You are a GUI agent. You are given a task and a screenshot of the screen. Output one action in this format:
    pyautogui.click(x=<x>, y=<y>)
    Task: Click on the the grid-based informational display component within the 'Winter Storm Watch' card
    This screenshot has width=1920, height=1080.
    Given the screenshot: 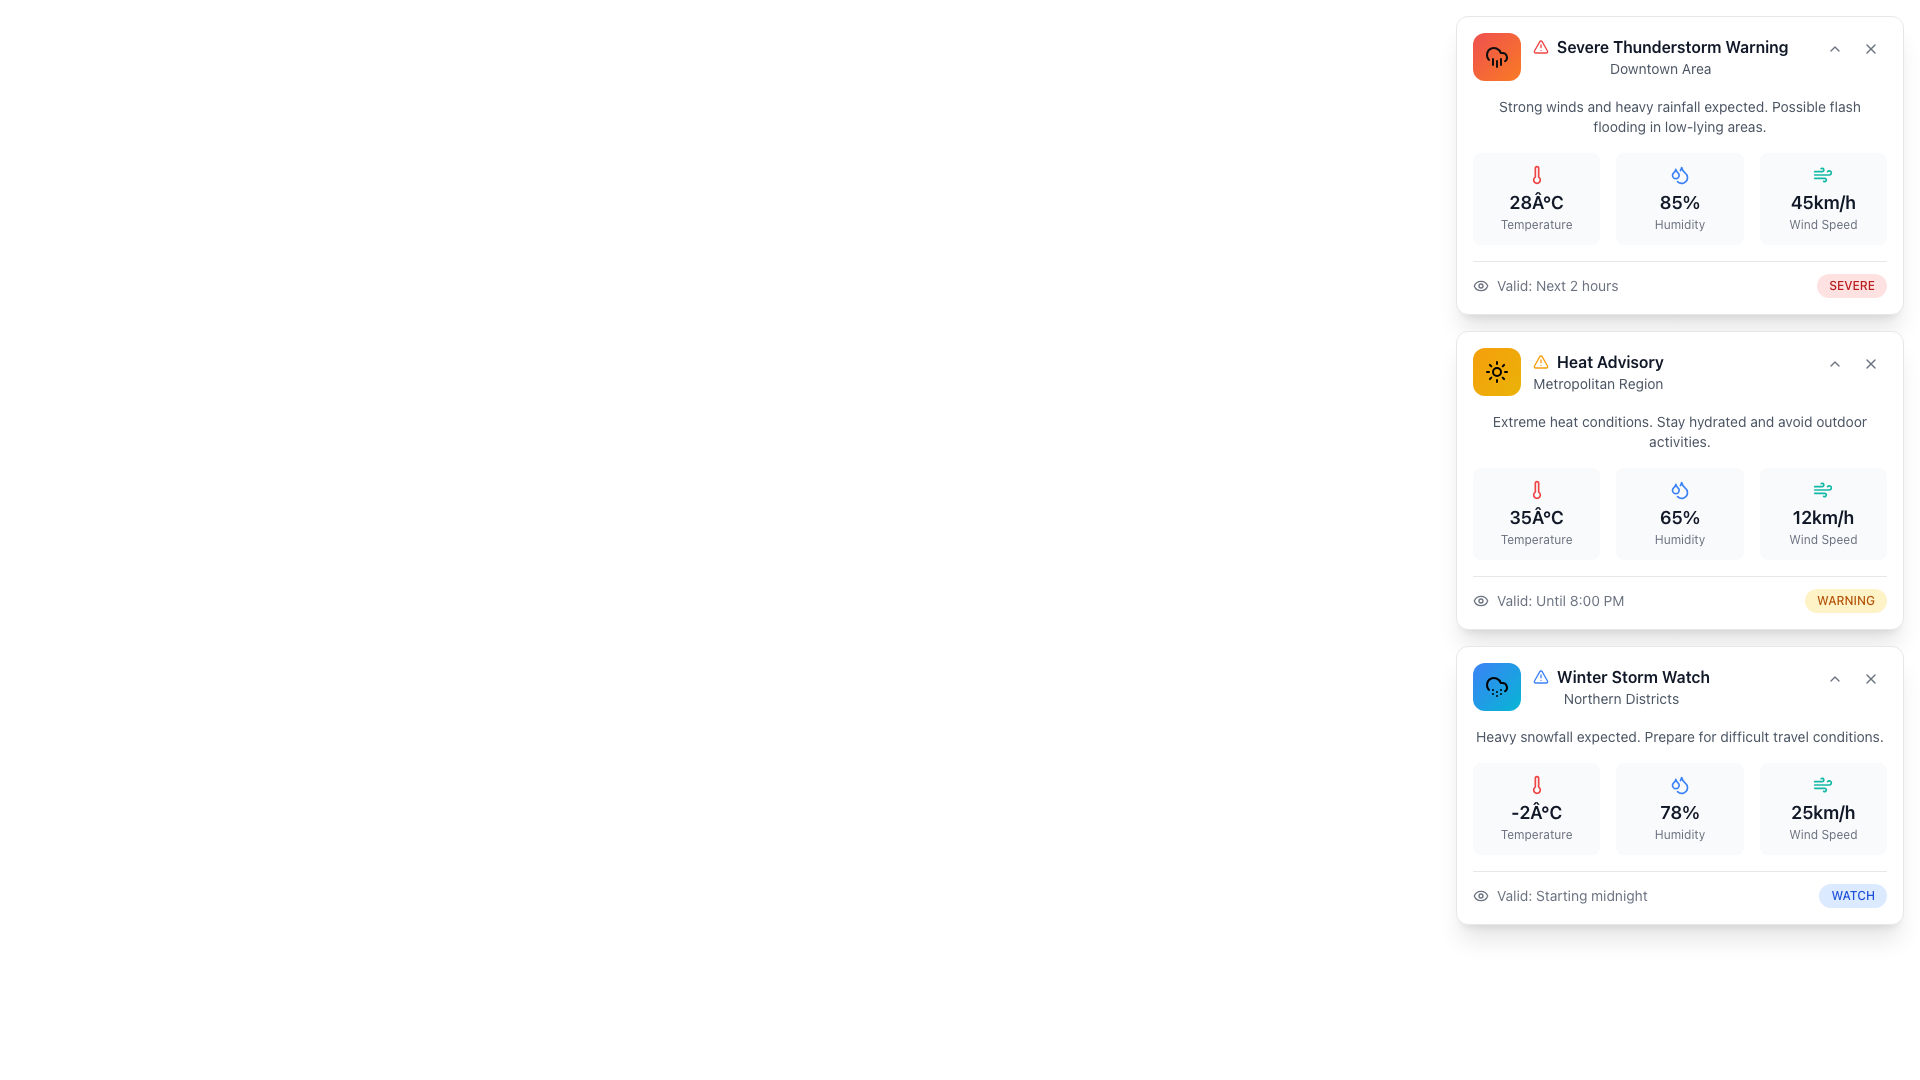 What is the action you would take?
    pyautogui.click(x=1680, y=808)
    